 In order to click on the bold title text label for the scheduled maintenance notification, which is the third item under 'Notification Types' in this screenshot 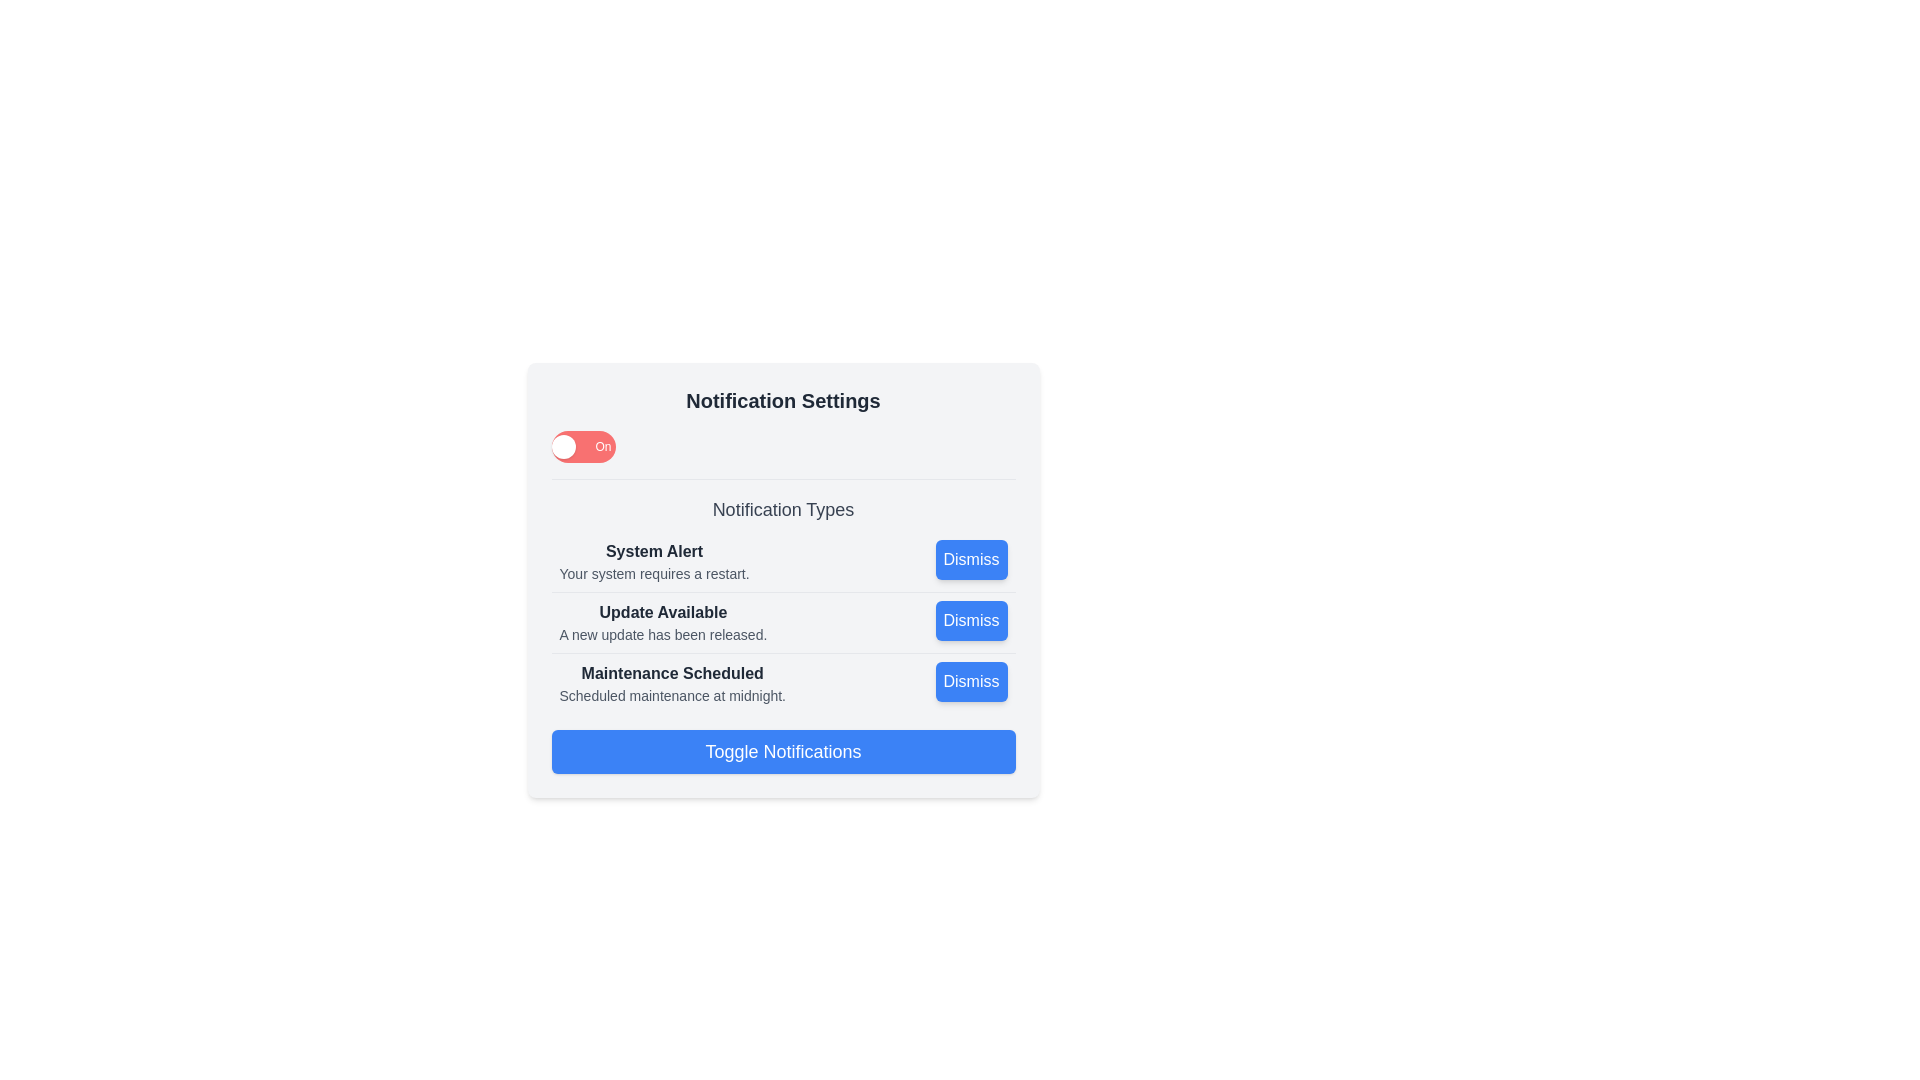, I will do `click(672, 674)`.